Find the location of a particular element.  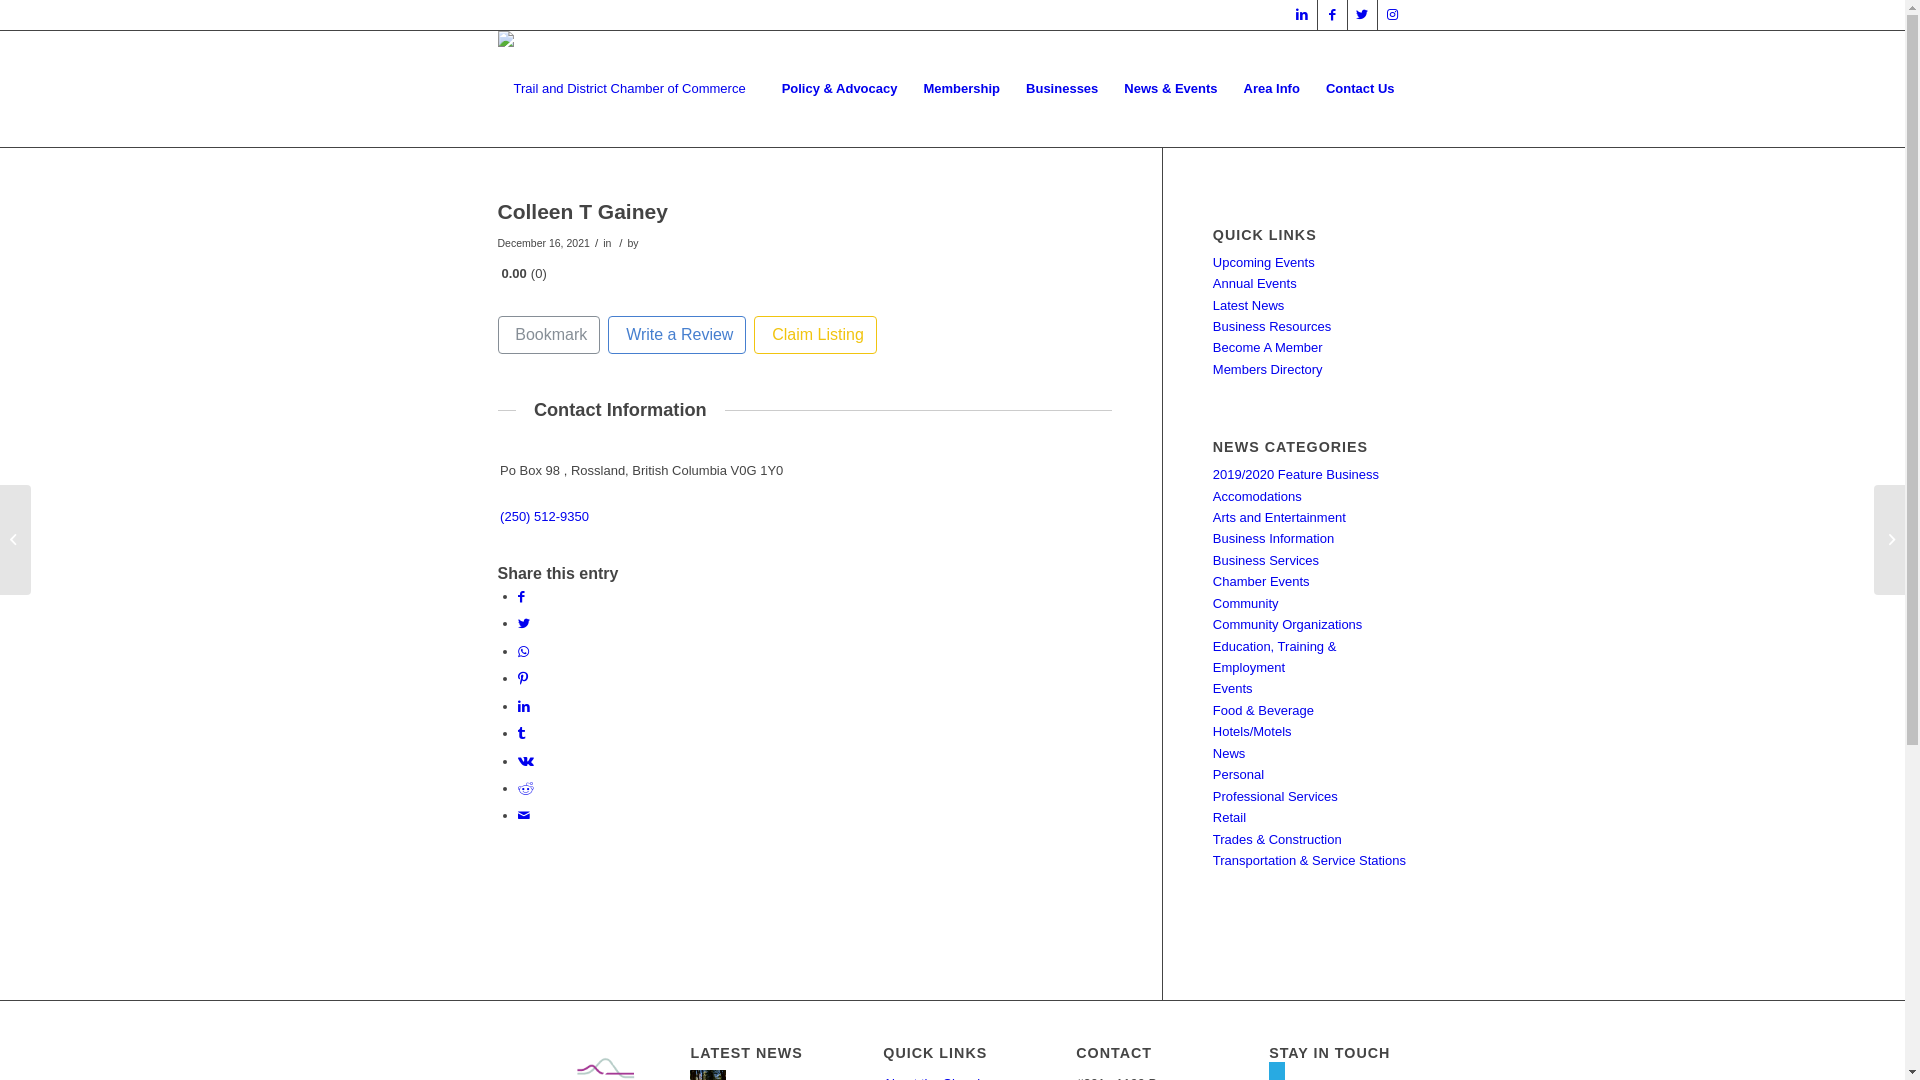

'Community' is located at coordinates (1245, 602).